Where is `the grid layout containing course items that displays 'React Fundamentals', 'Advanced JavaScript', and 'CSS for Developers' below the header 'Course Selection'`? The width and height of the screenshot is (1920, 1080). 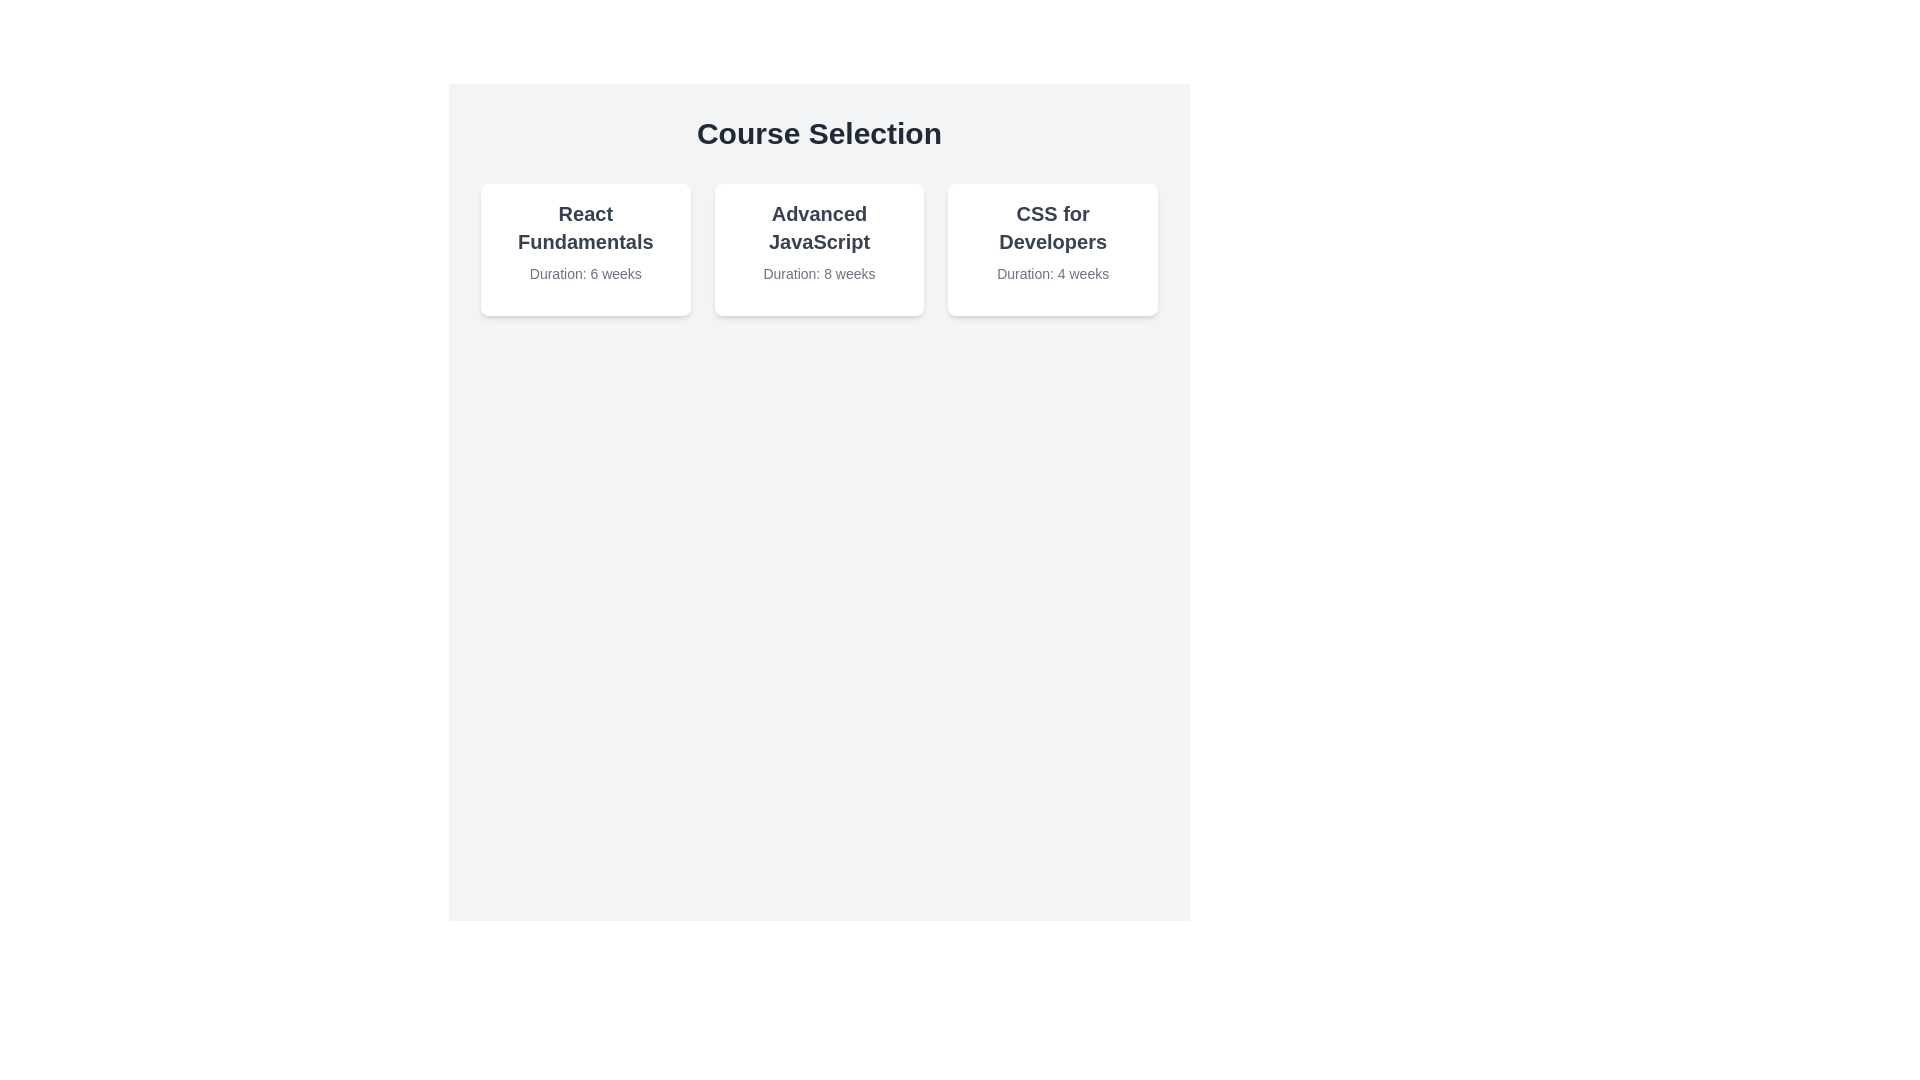 the grid layout containing course items that displays 'React Fundamentals', 'Advanced JavaScript', and 'CSS for Developers' below the header 'Course Selection' is located at coordinates (819, 249).